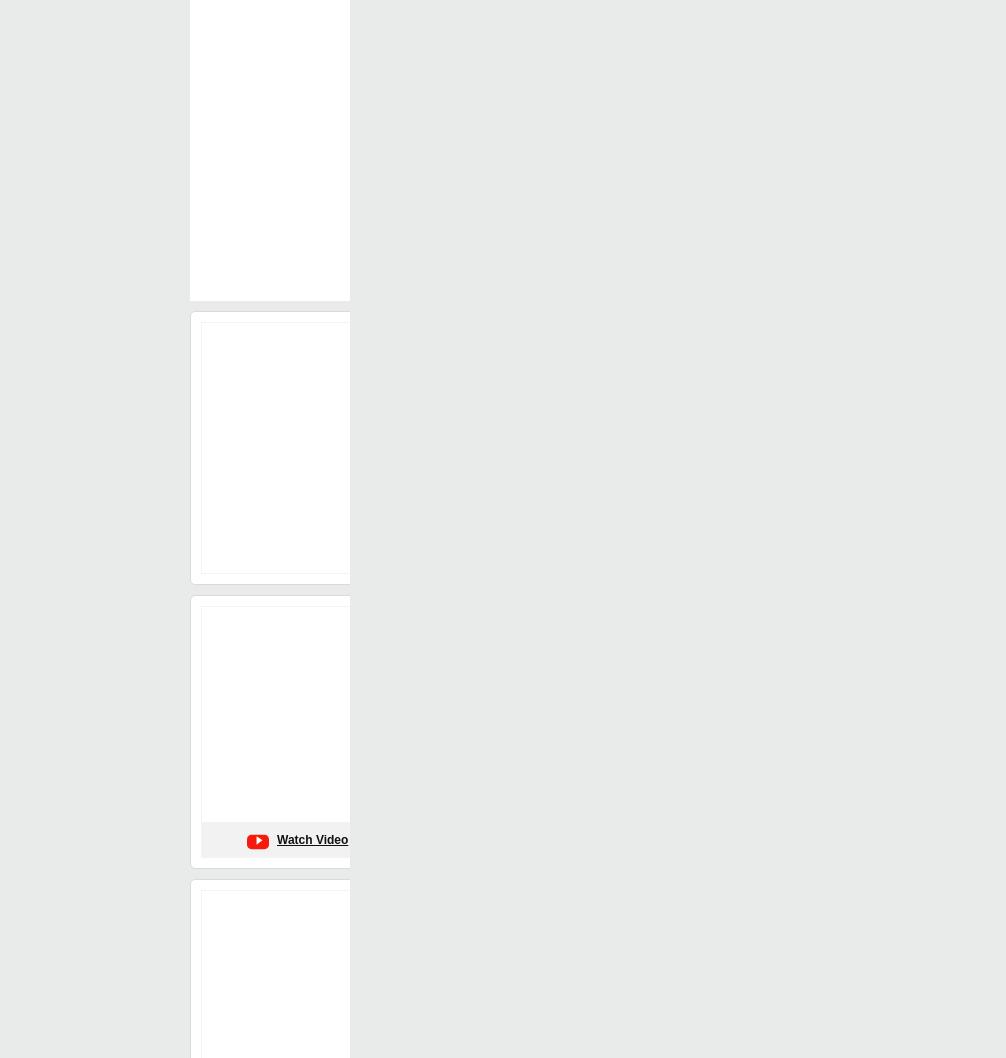 The height and width of the screenshot is (1058, 1006). Describe the element at coordinates (600, 563) in the screenshot. I see `':  Waterproof'` at that location.